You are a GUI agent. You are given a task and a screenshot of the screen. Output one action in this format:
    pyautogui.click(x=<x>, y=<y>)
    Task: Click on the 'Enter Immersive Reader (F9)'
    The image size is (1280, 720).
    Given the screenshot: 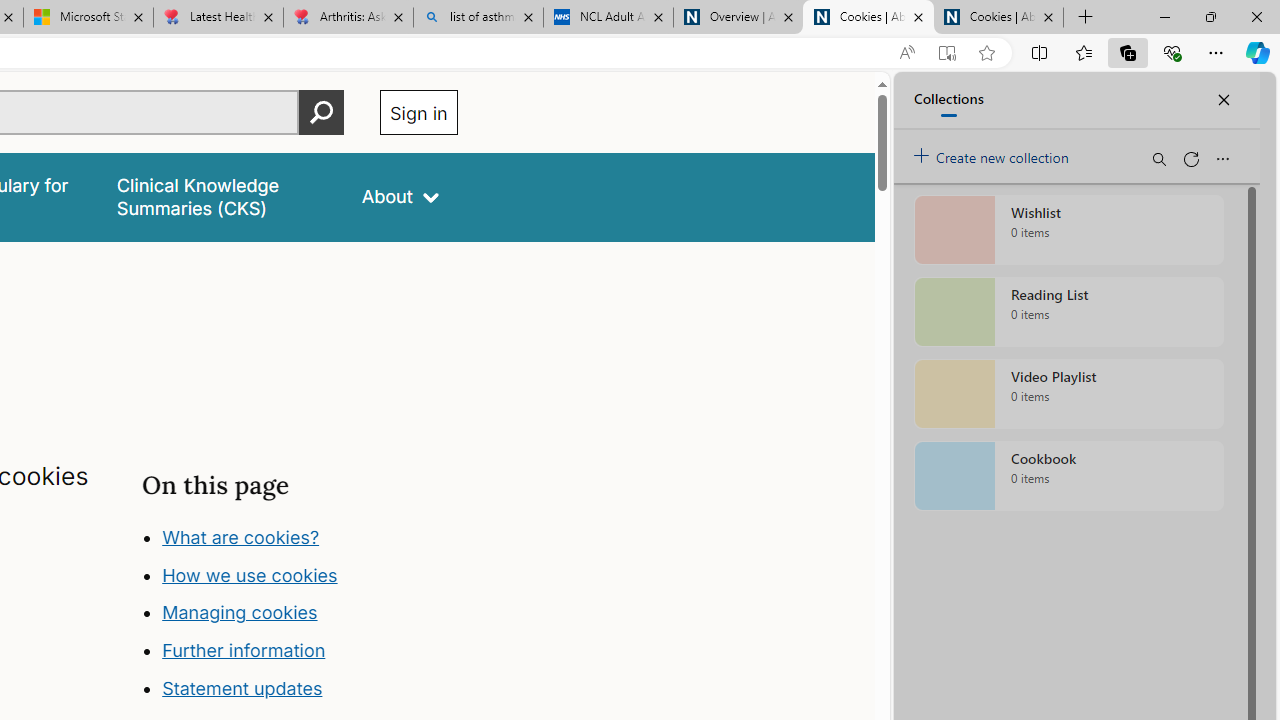 What is the action you would take?
    pyautogui.click(x=945, y=52)
    